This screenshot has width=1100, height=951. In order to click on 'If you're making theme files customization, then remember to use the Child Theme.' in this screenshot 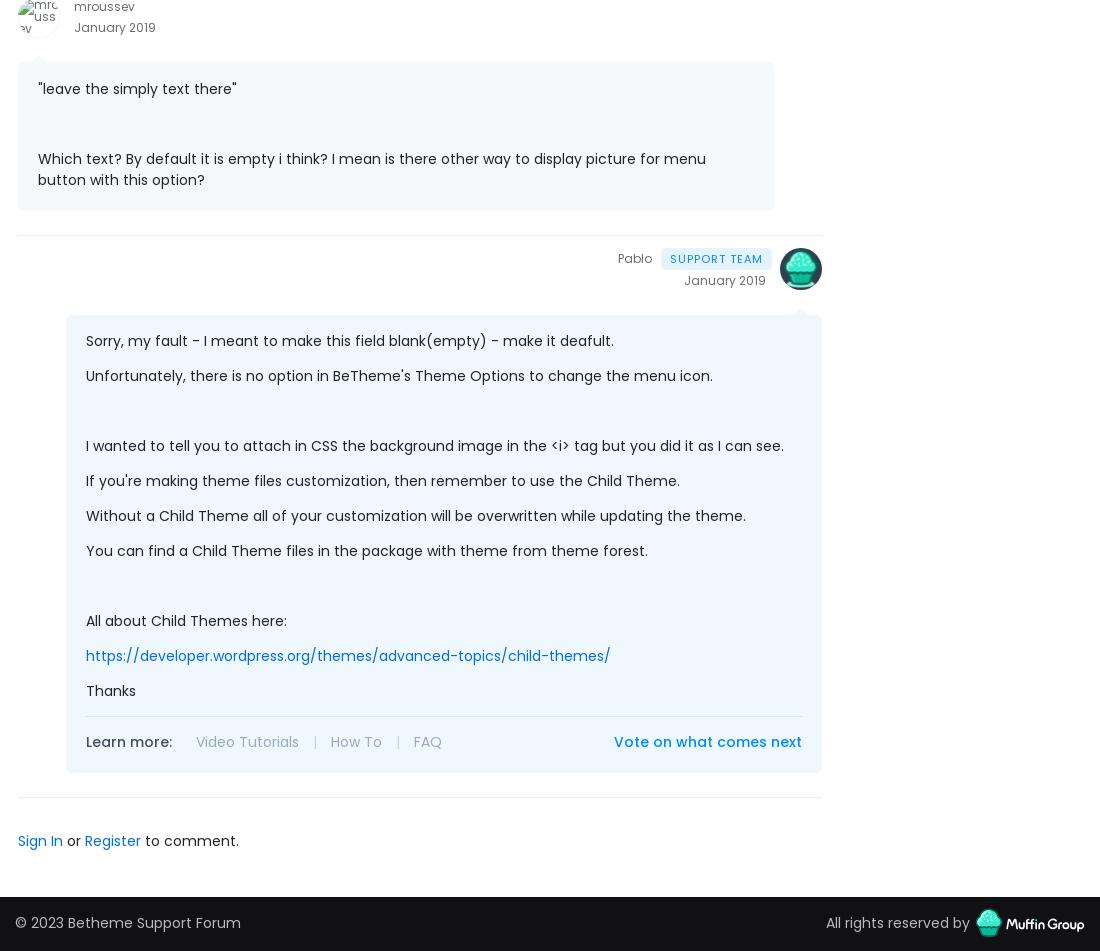, I will do `click(383, 480)`.